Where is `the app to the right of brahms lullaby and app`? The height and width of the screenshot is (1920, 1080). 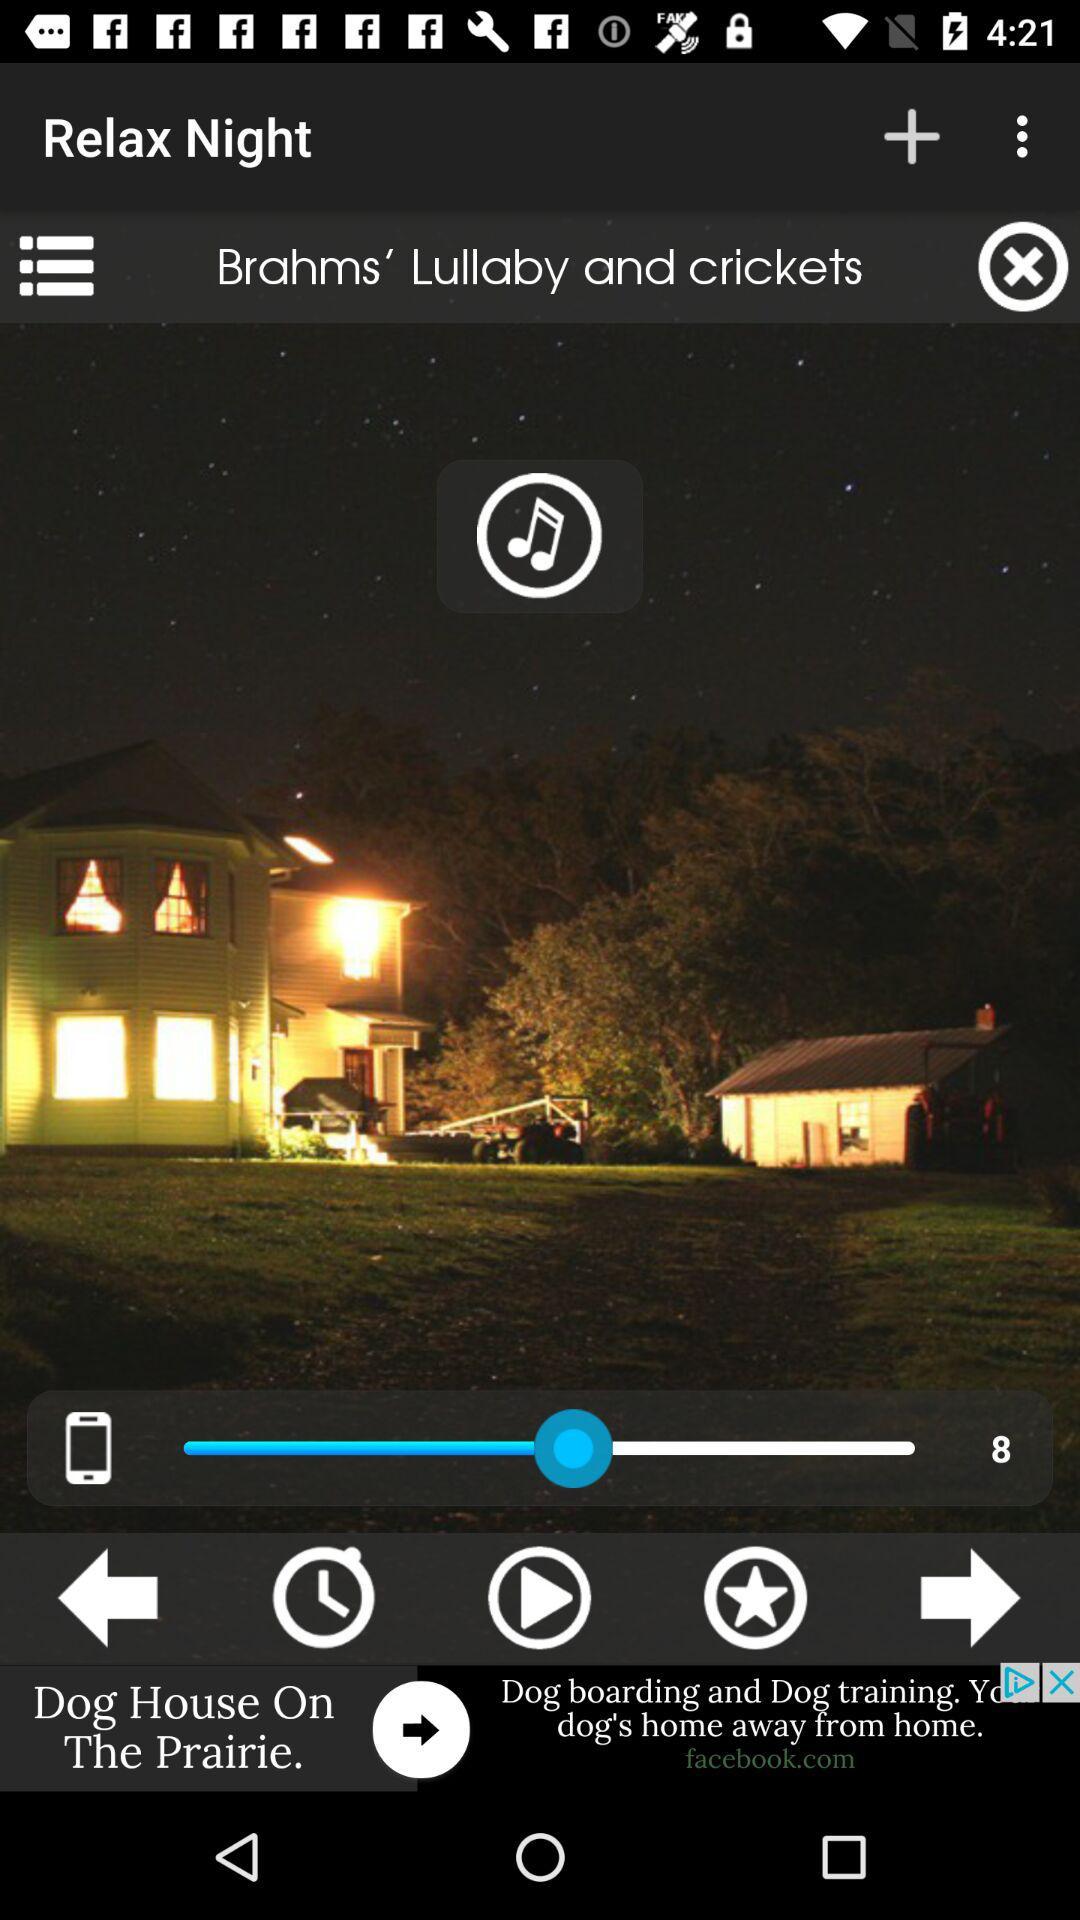 the app to the right of brahms lullaby and app is located at coordinates (1023, 265).